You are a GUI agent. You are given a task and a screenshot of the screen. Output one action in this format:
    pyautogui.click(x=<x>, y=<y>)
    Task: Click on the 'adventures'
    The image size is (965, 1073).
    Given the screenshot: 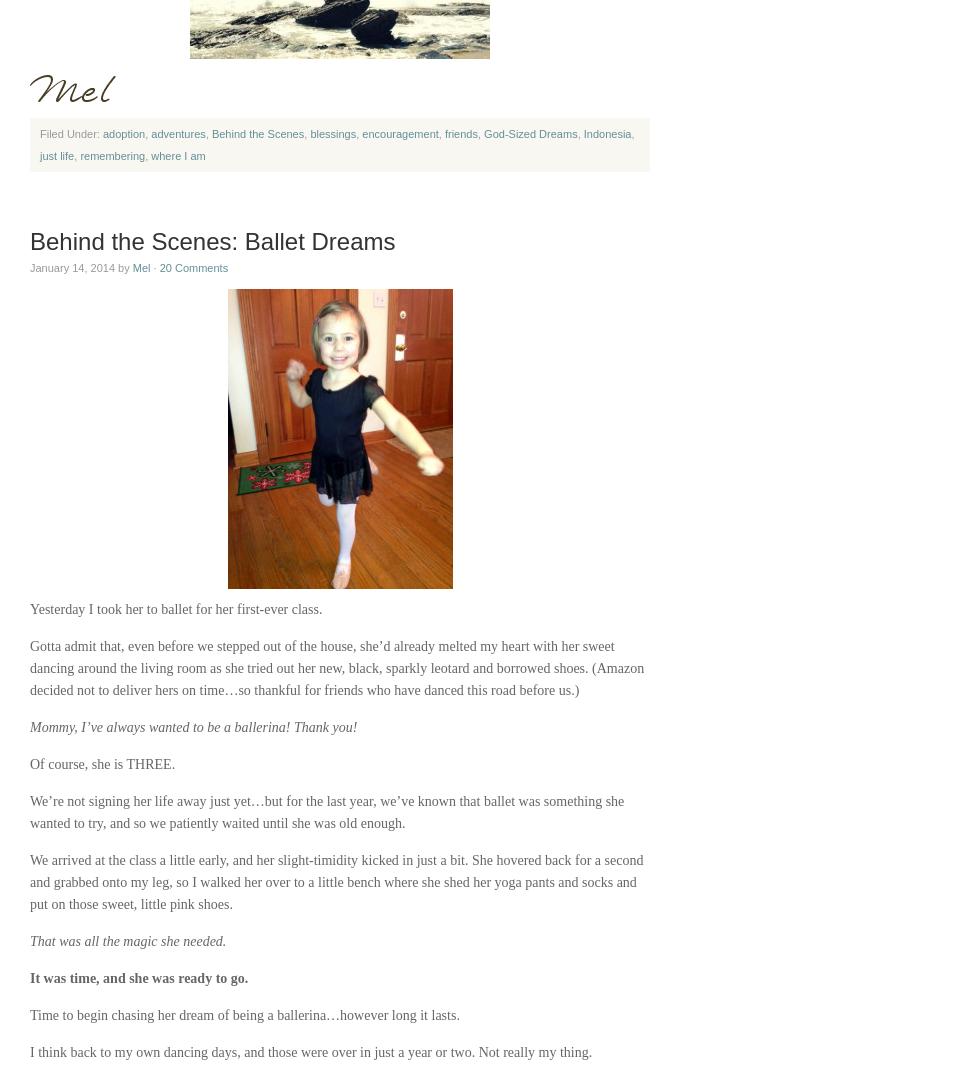 What is the action you would take?
    pyautogui.click(x=177, y=133)
    